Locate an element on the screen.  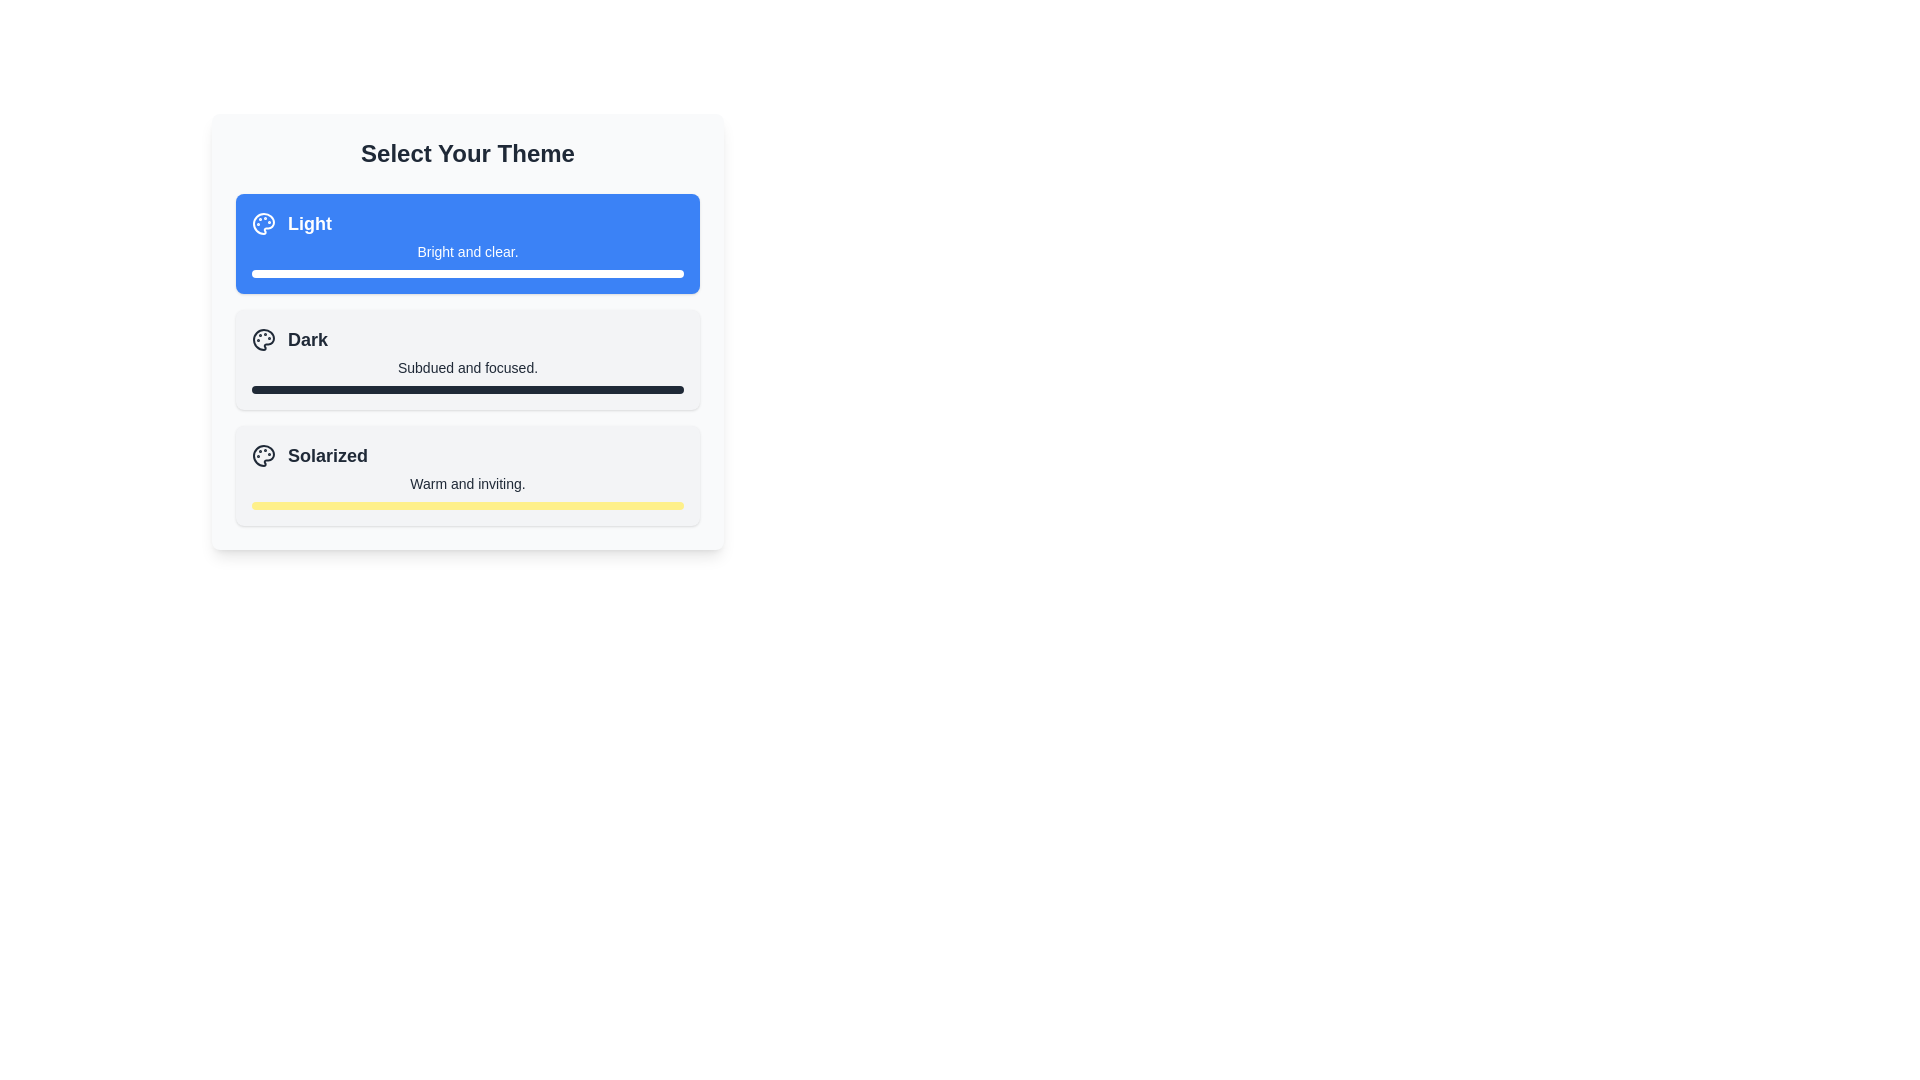
the circular palette icon with a blue background and white details, which is part of the 'Light' theme option and located to the left of the 'Light' text label is located at coordinates (263, 223).